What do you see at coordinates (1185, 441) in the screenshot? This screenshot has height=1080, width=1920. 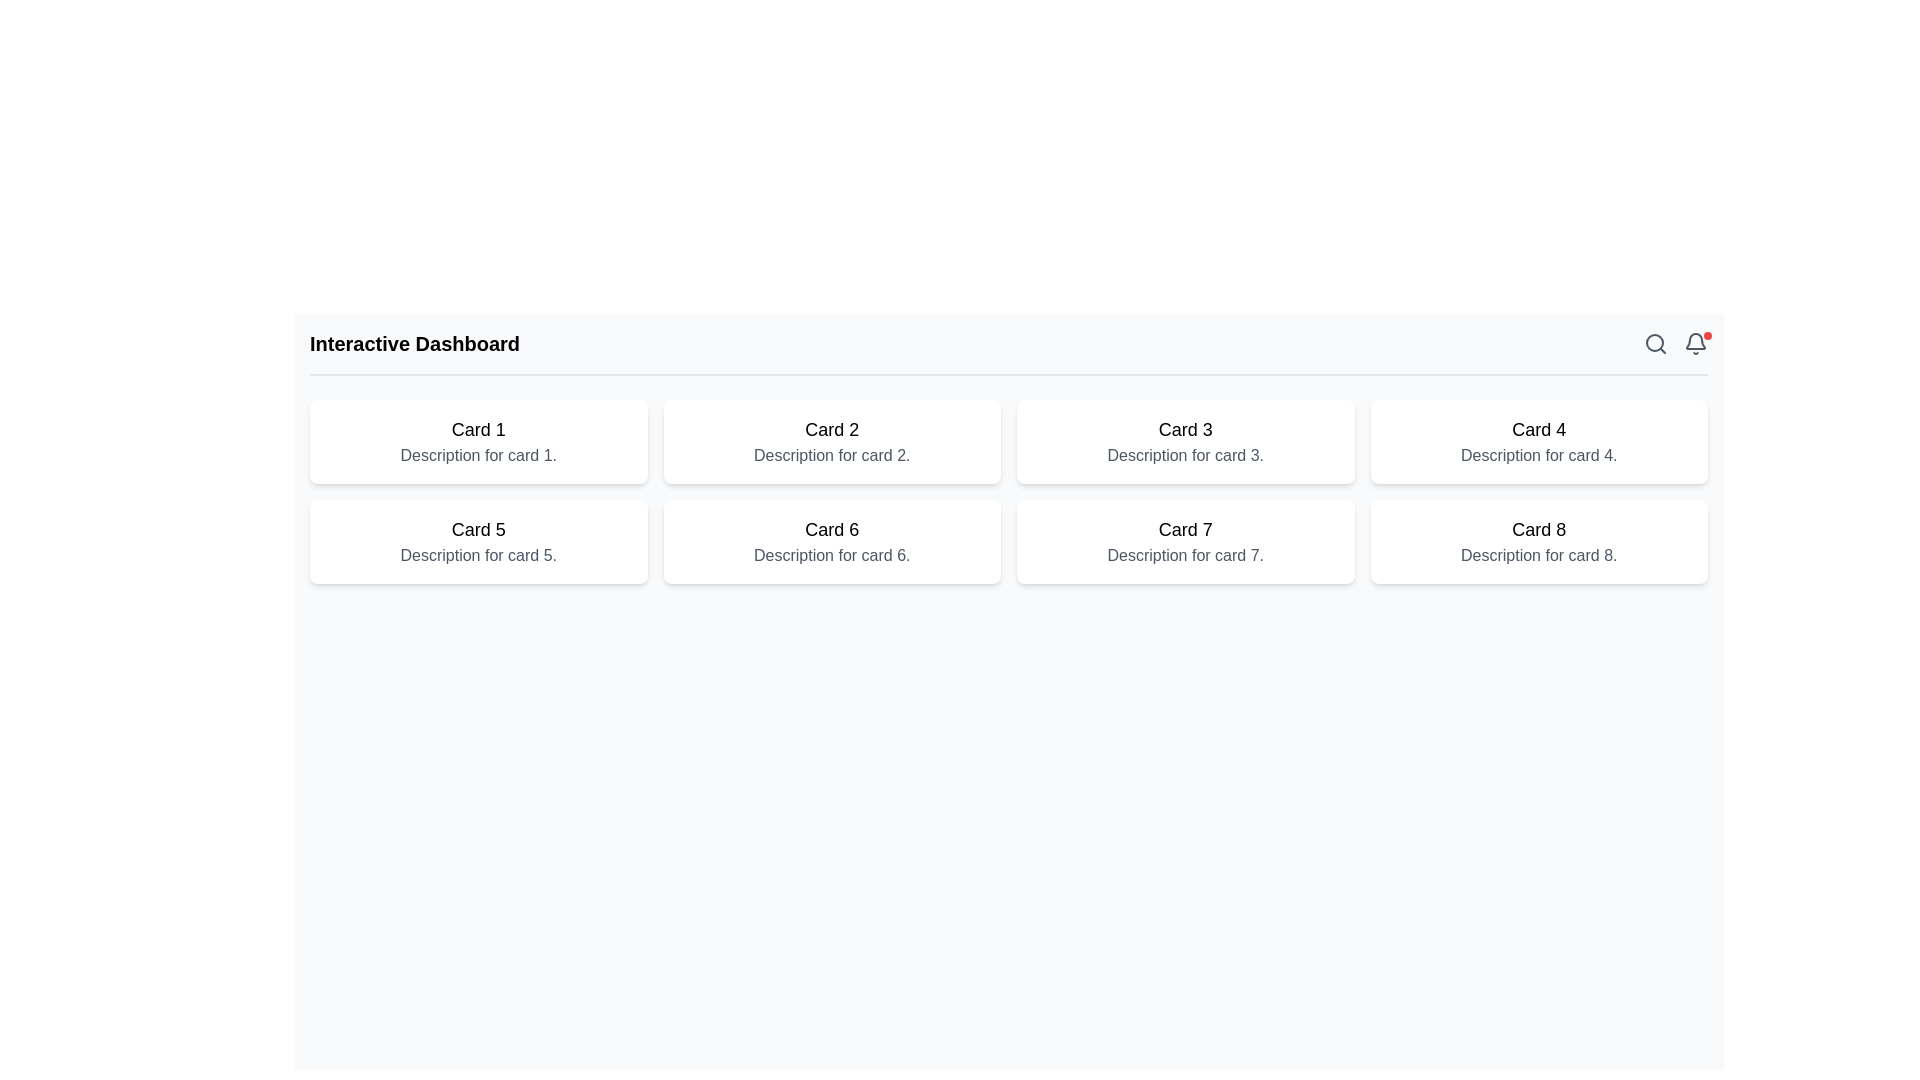 I see `the third card in the grid layout, which displays a title and description, located in the first row and third column` at bounding box center [1185, 441].